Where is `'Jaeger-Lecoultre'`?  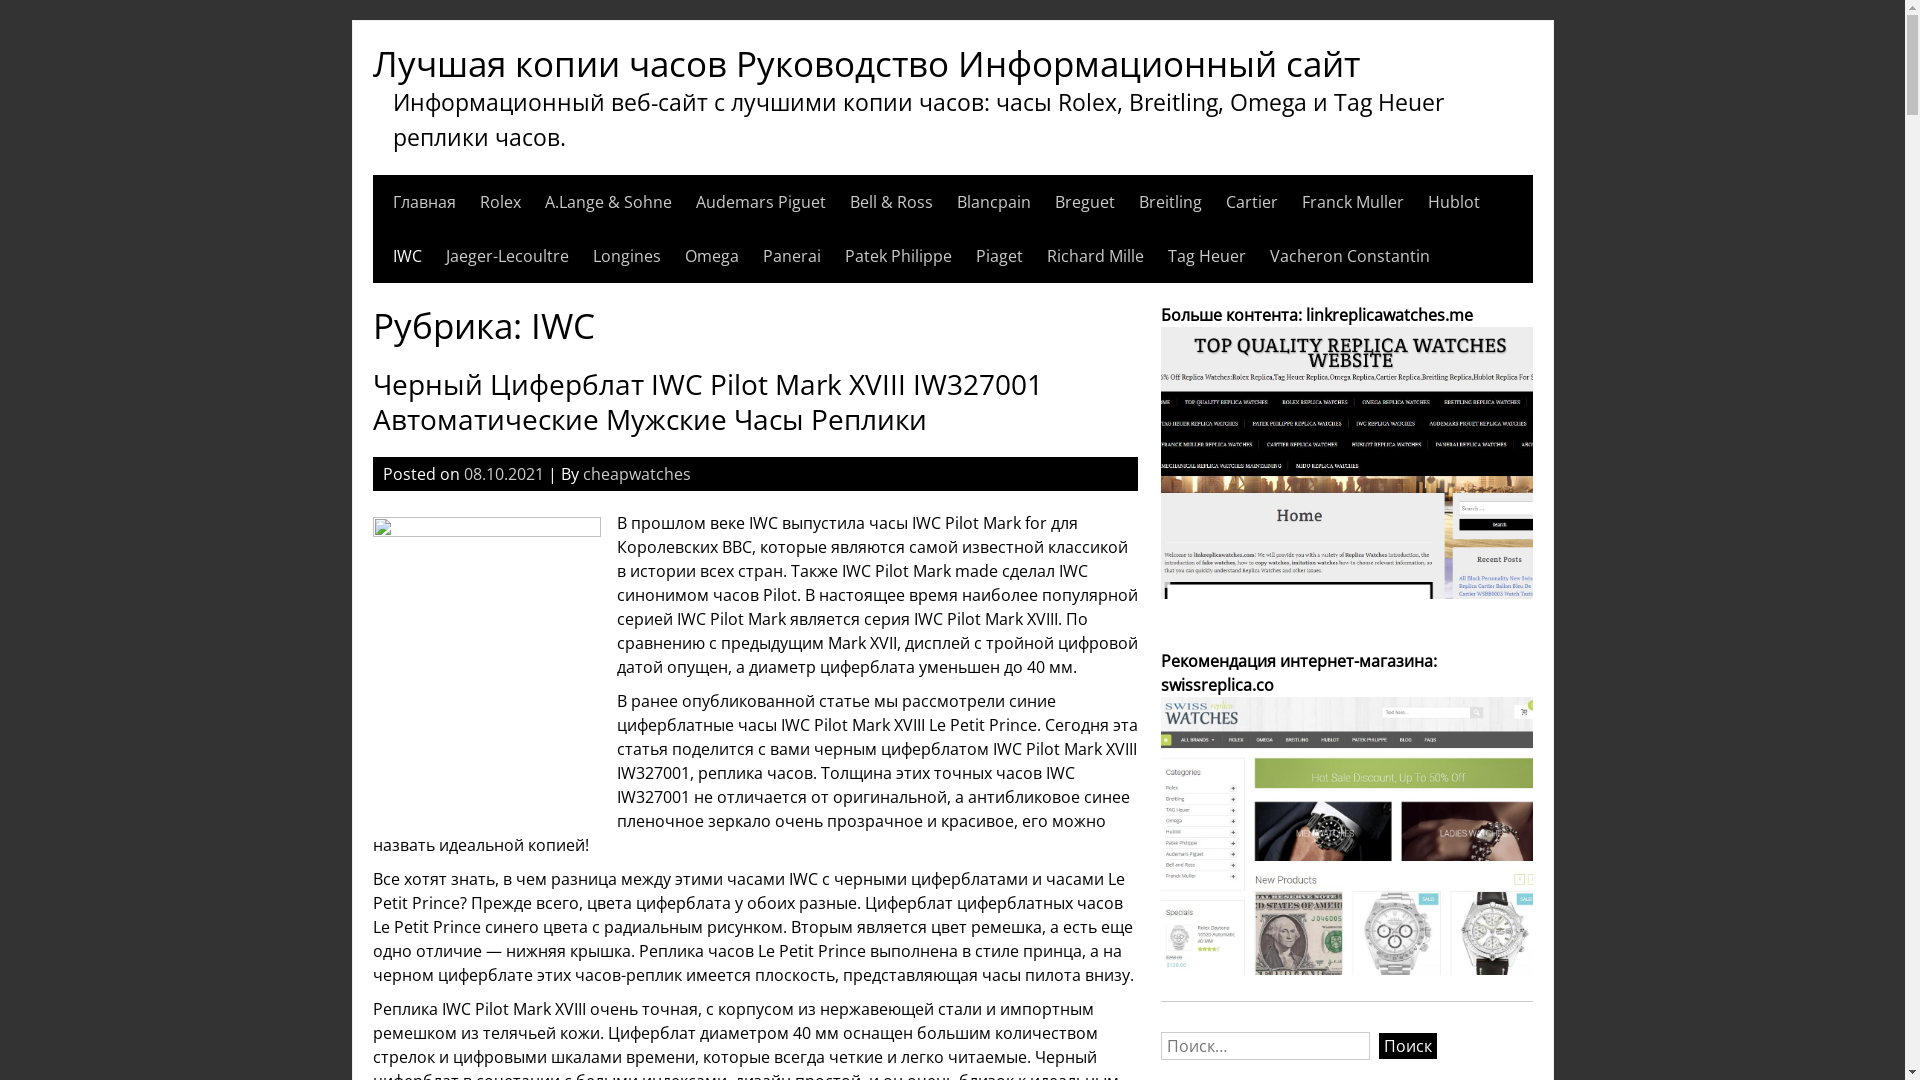
'Jaeger-Lecoultre' is located at coordinates (445, 254).